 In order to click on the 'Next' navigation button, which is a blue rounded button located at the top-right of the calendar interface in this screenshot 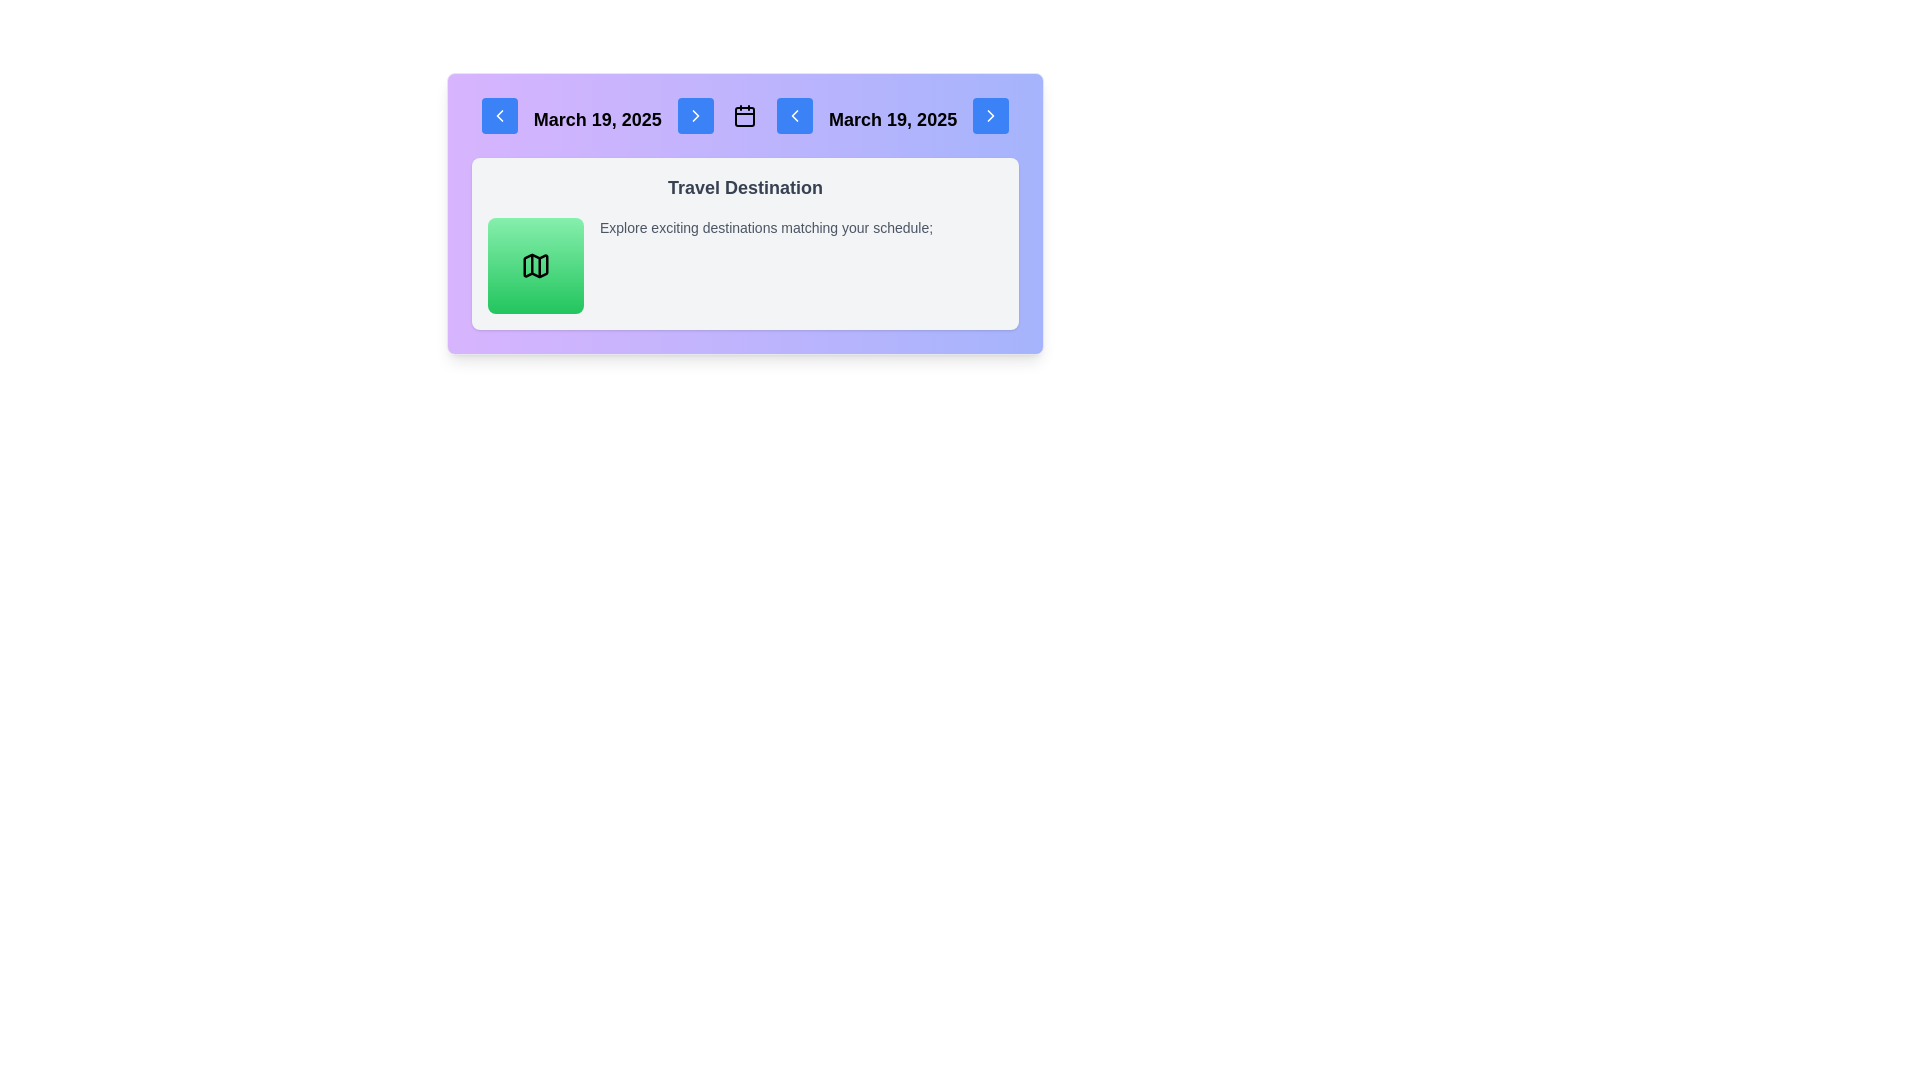, I will do `click(991, 115)`.